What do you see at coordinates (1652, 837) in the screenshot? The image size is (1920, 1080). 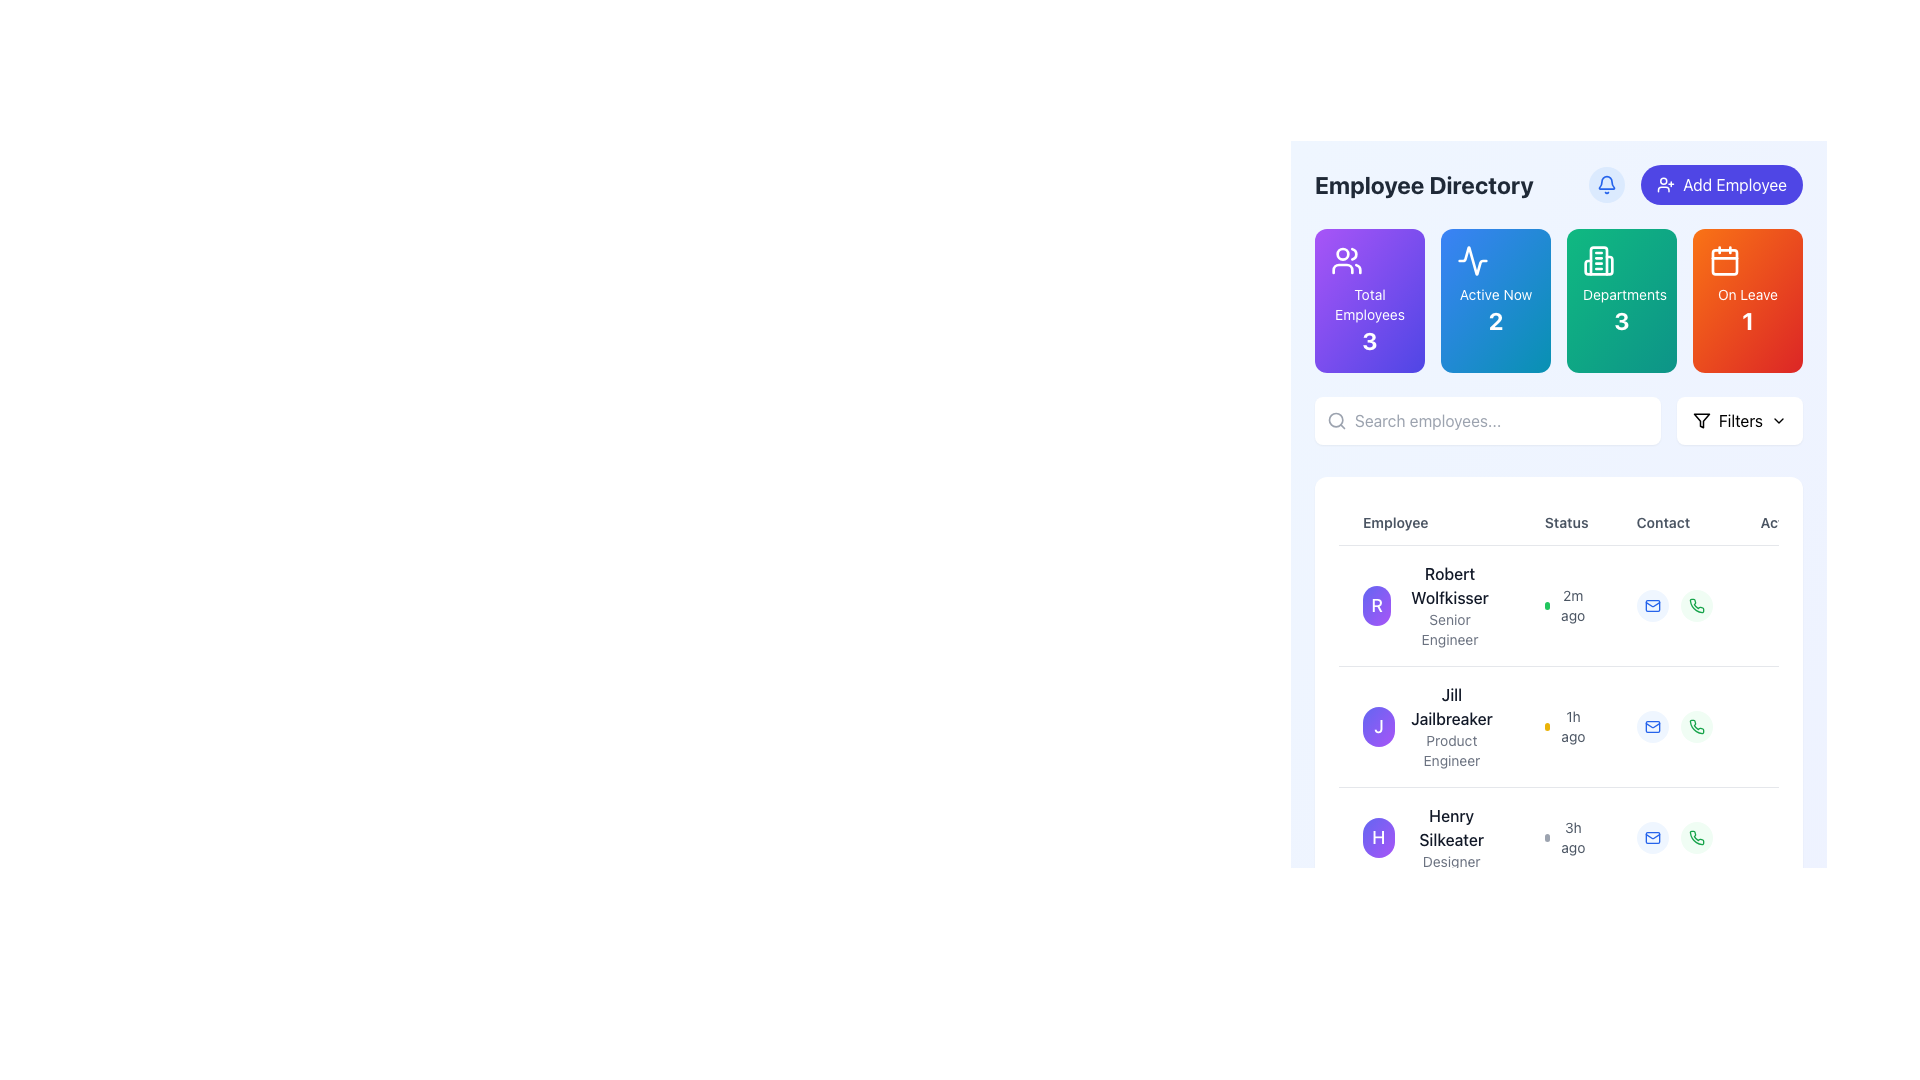 I see `the interactive button in the 'Contact' column associated with 'Henry Silkeater'` at bounding box center [1652, 837].